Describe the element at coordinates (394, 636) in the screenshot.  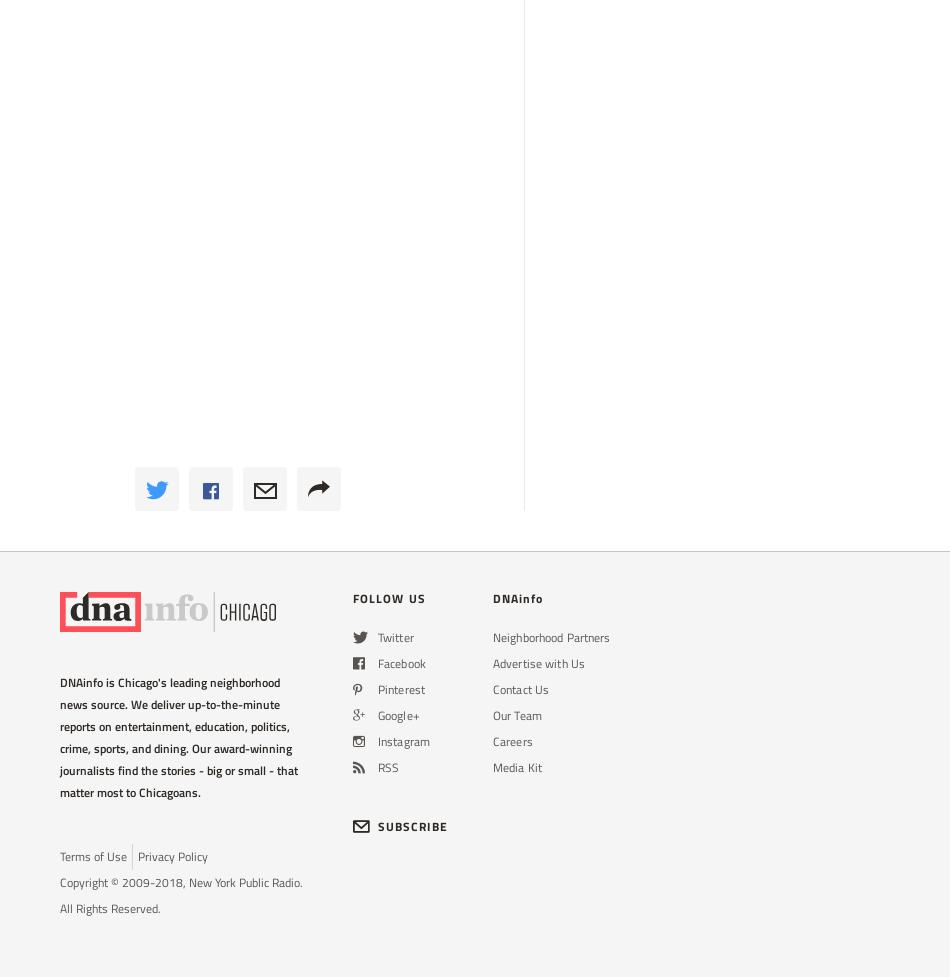
I see `'Twitter'` at that location.